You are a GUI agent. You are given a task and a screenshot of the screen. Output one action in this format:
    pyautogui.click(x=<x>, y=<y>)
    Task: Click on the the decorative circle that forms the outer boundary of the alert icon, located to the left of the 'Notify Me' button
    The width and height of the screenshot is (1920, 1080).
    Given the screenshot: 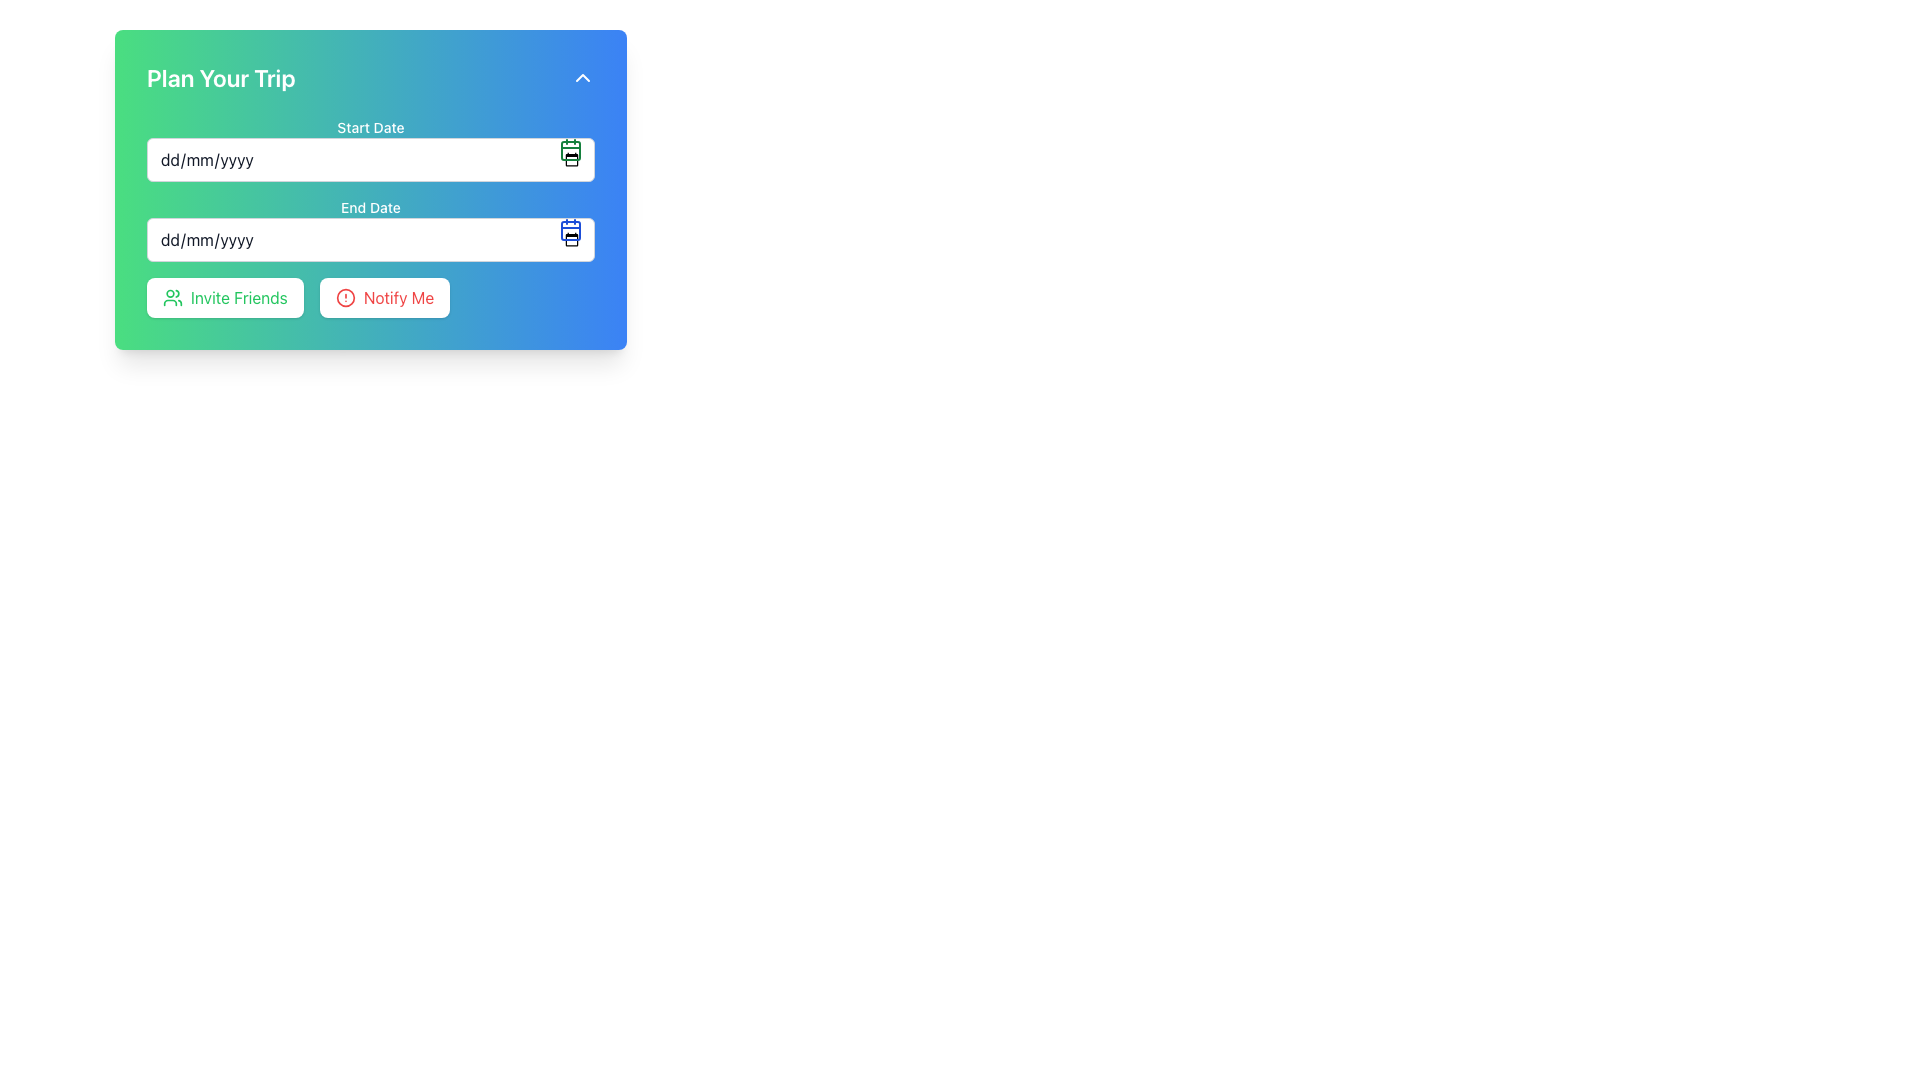 What is the action you would take?
    pyautogui.click(x=345, y=297)
    